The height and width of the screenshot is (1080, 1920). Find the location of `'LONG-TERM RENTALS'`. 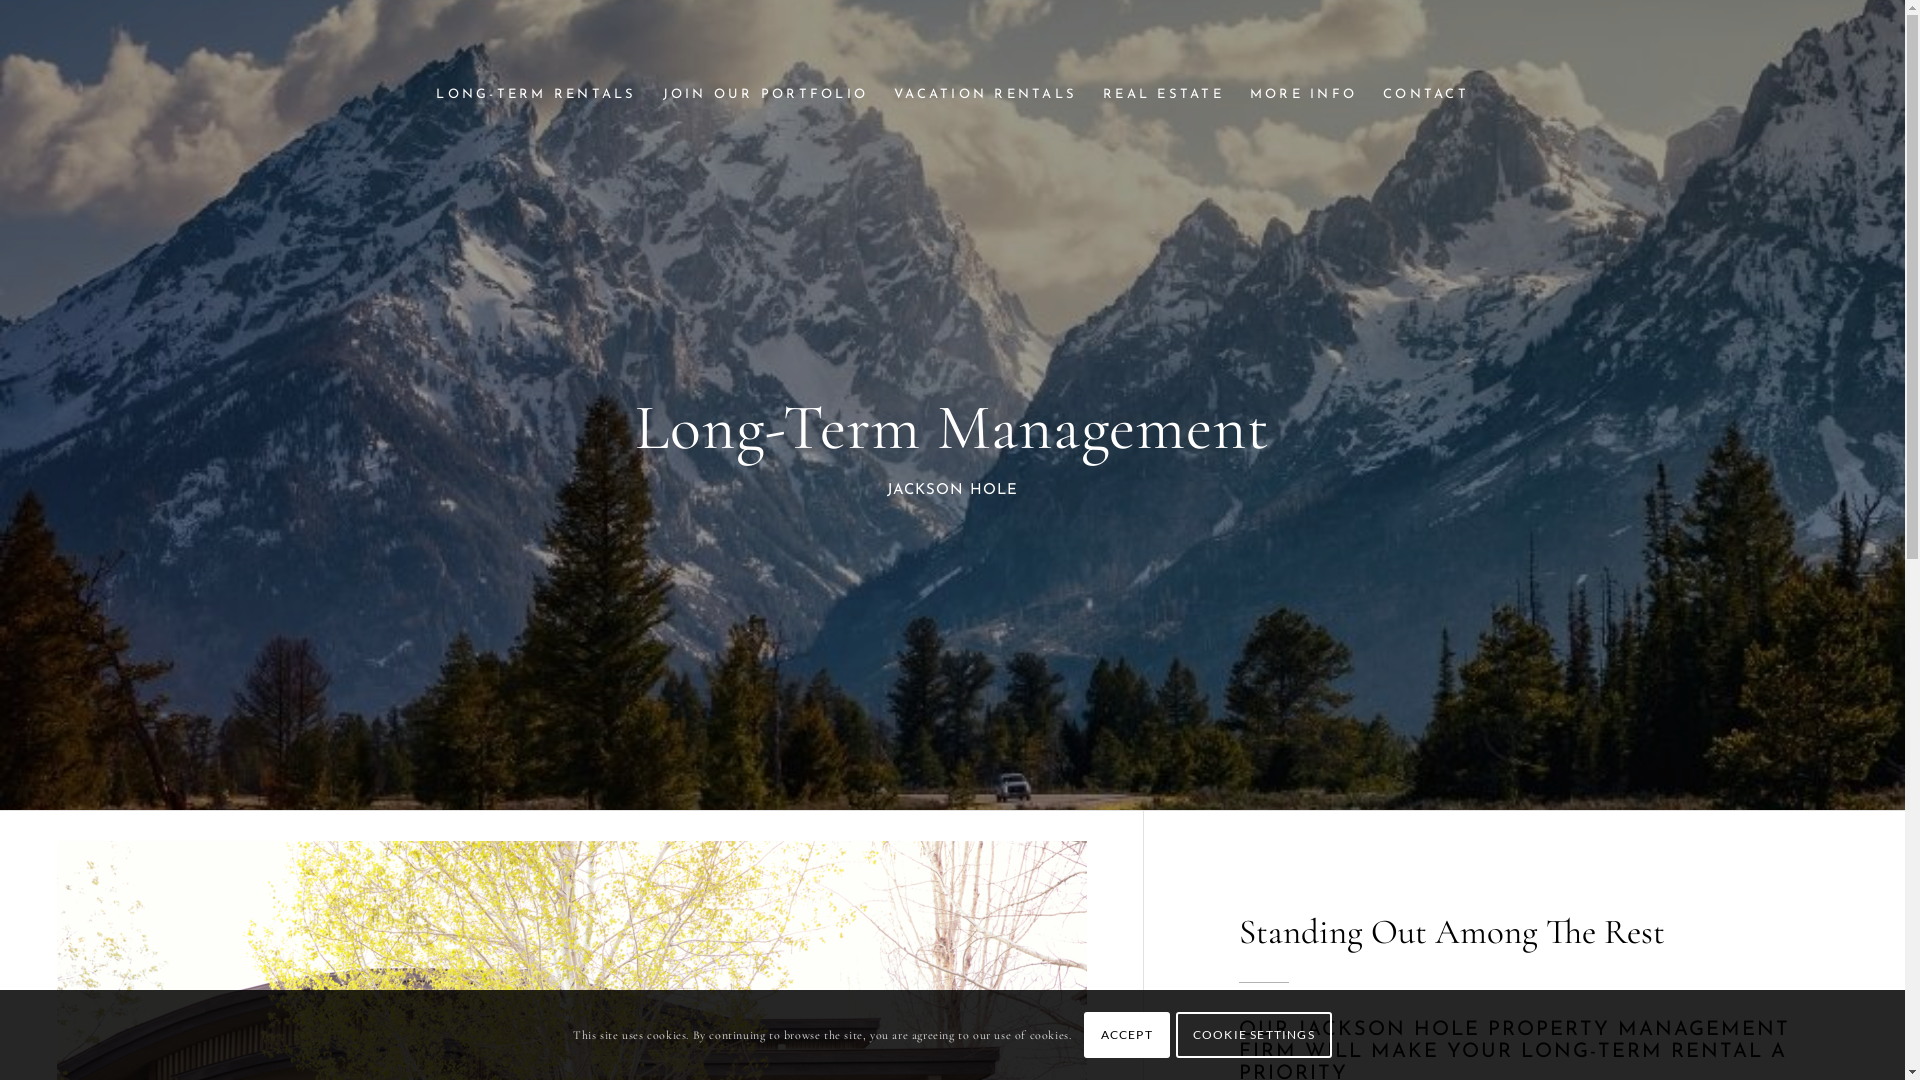

'LONG-TERM RENTALS' is located at coordinates (536, 95).